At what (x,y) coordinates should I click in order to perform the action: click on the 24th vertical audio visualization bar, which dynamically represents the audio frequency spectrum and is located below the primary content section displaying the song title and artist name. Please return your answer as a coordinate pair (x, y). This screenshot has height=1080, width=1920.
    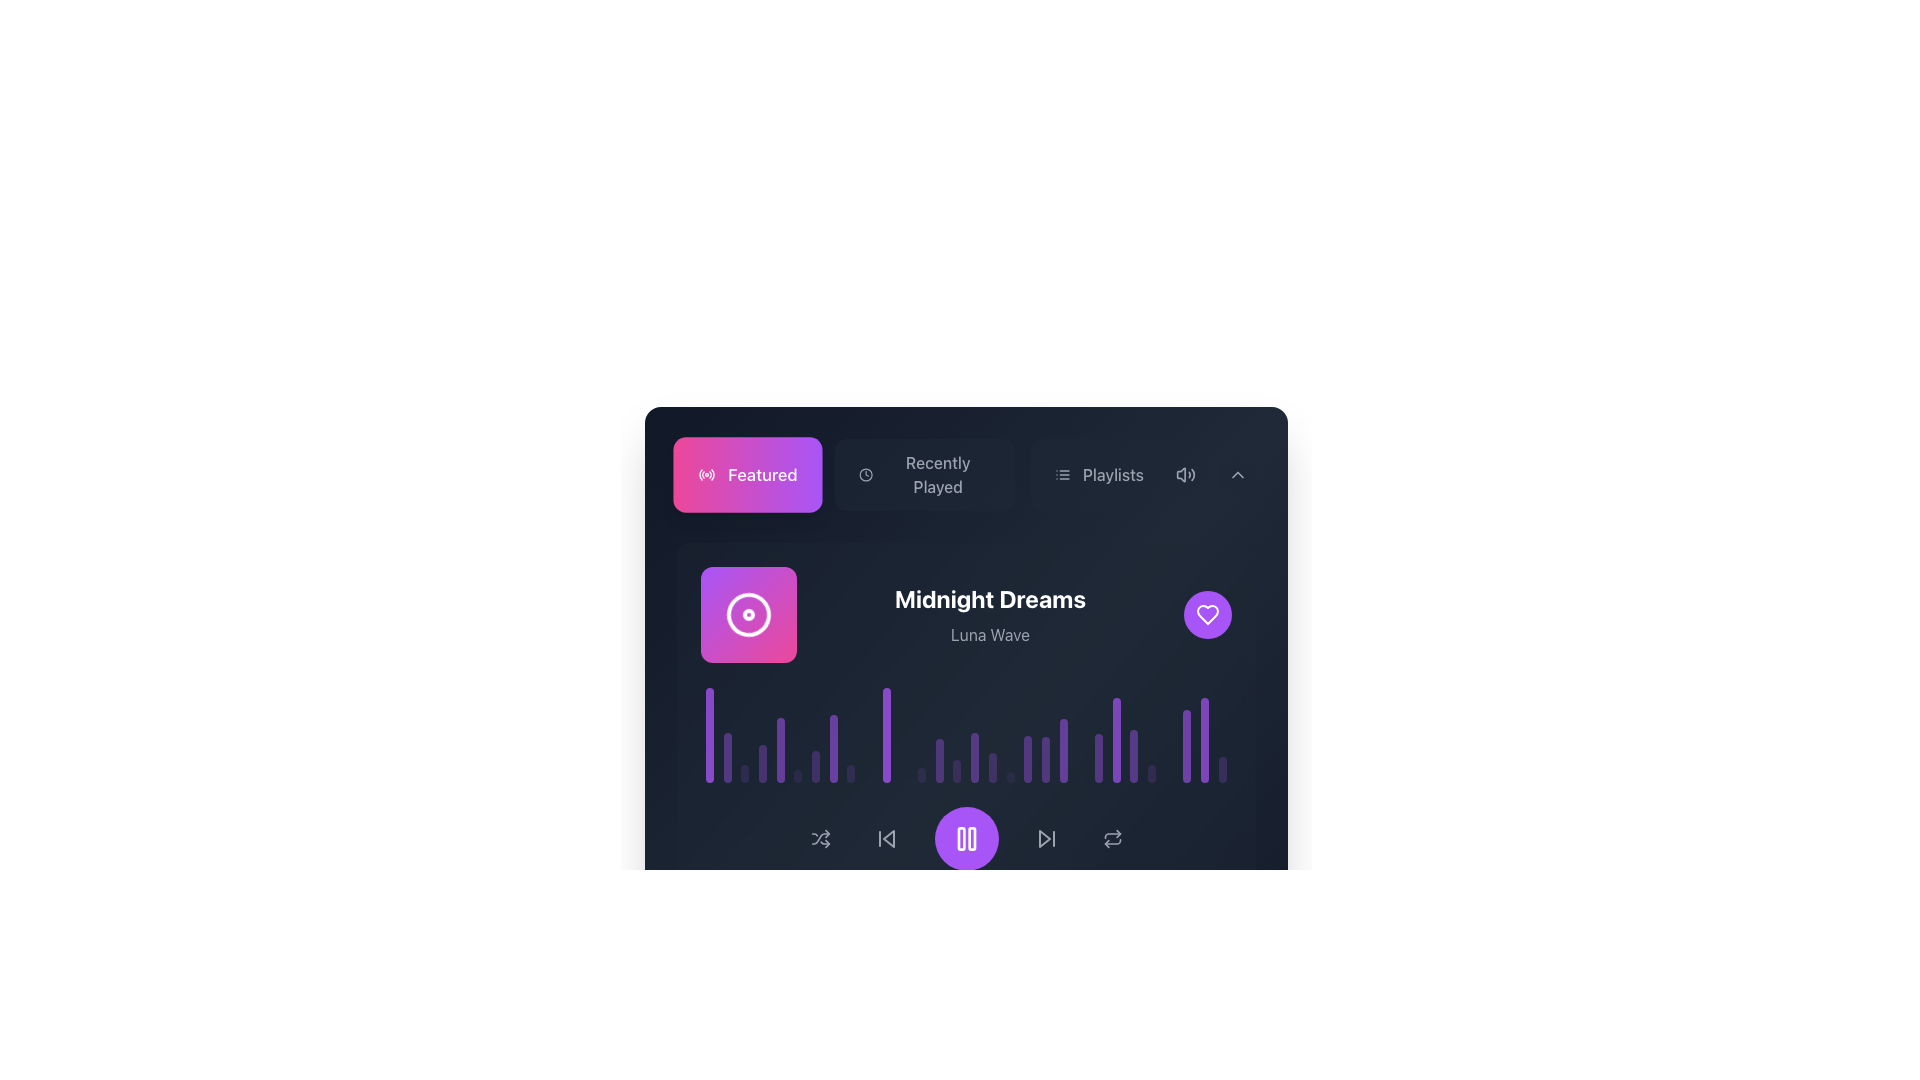
    Looking at the image, I should click on (1134, 756).